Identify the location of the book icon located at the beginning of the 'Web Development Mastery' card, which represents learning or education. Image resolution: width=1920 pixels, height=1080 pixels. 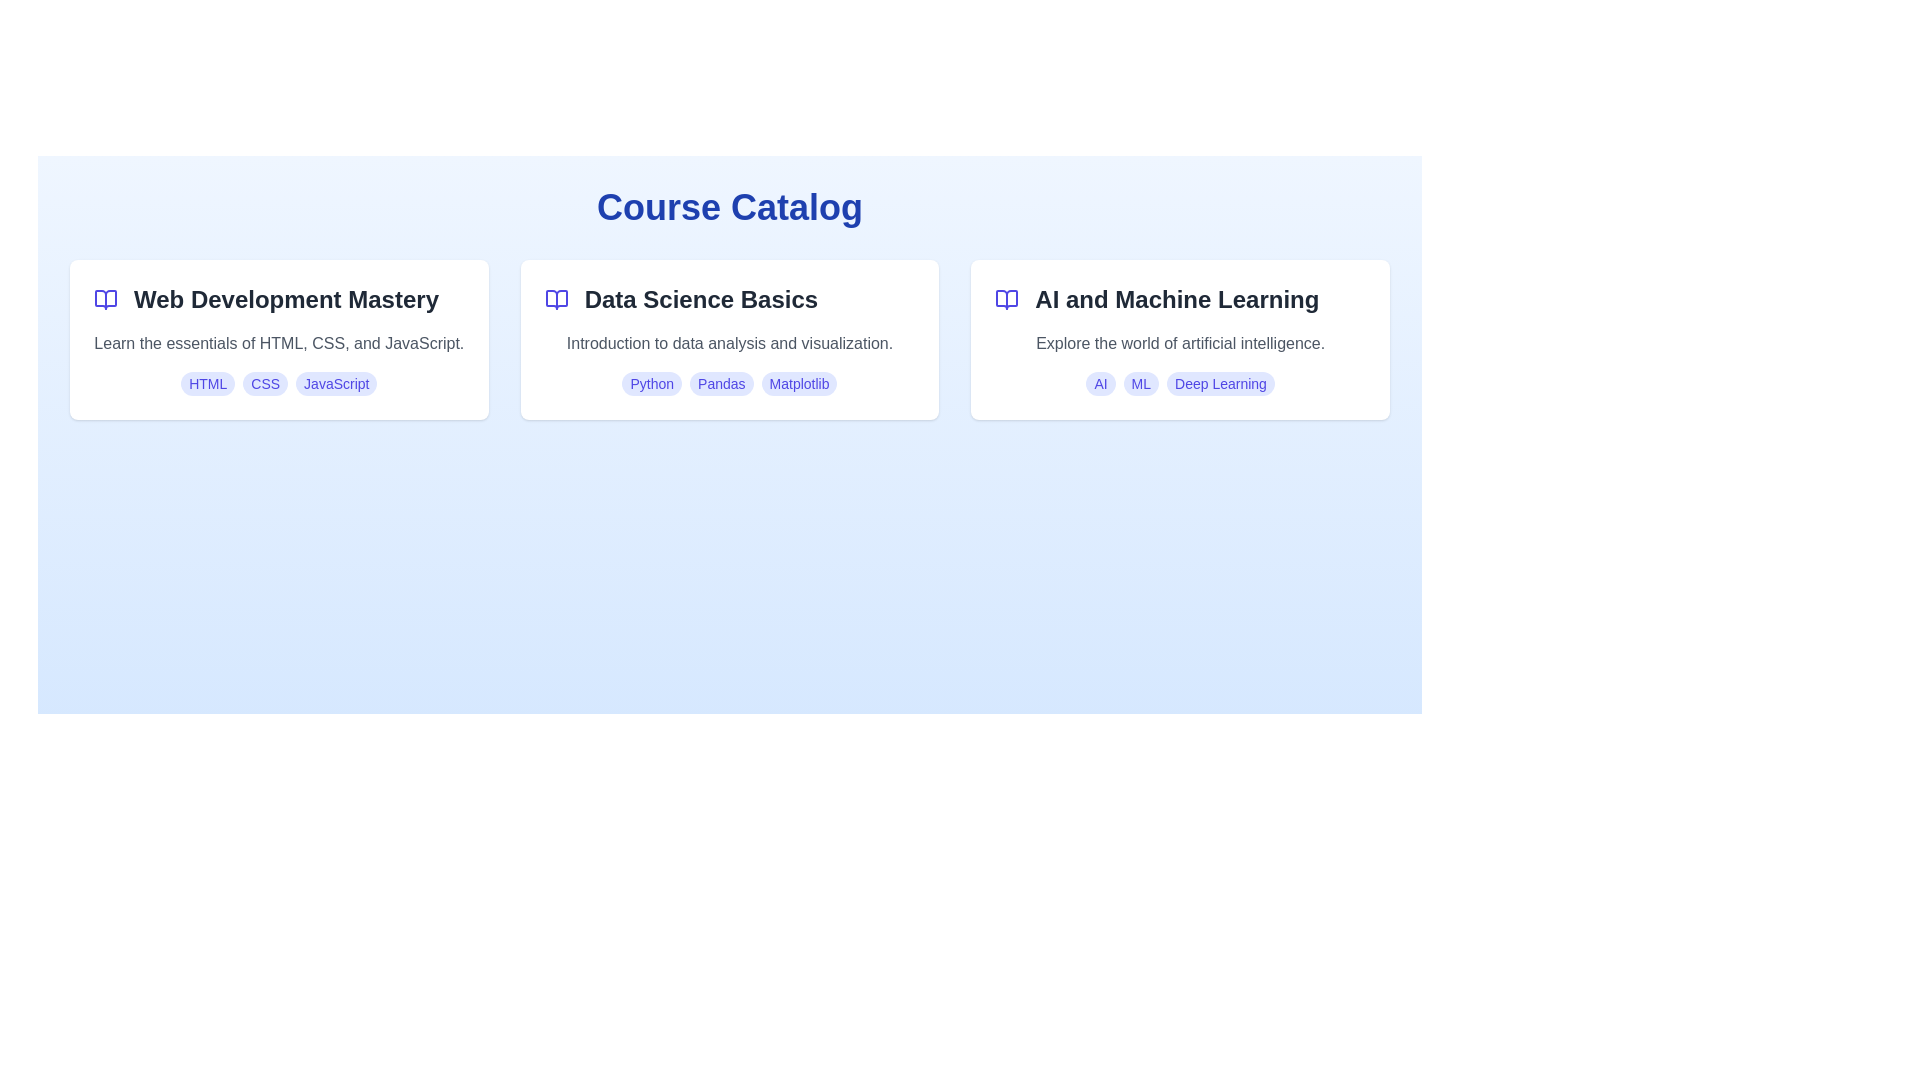
(104, 300).